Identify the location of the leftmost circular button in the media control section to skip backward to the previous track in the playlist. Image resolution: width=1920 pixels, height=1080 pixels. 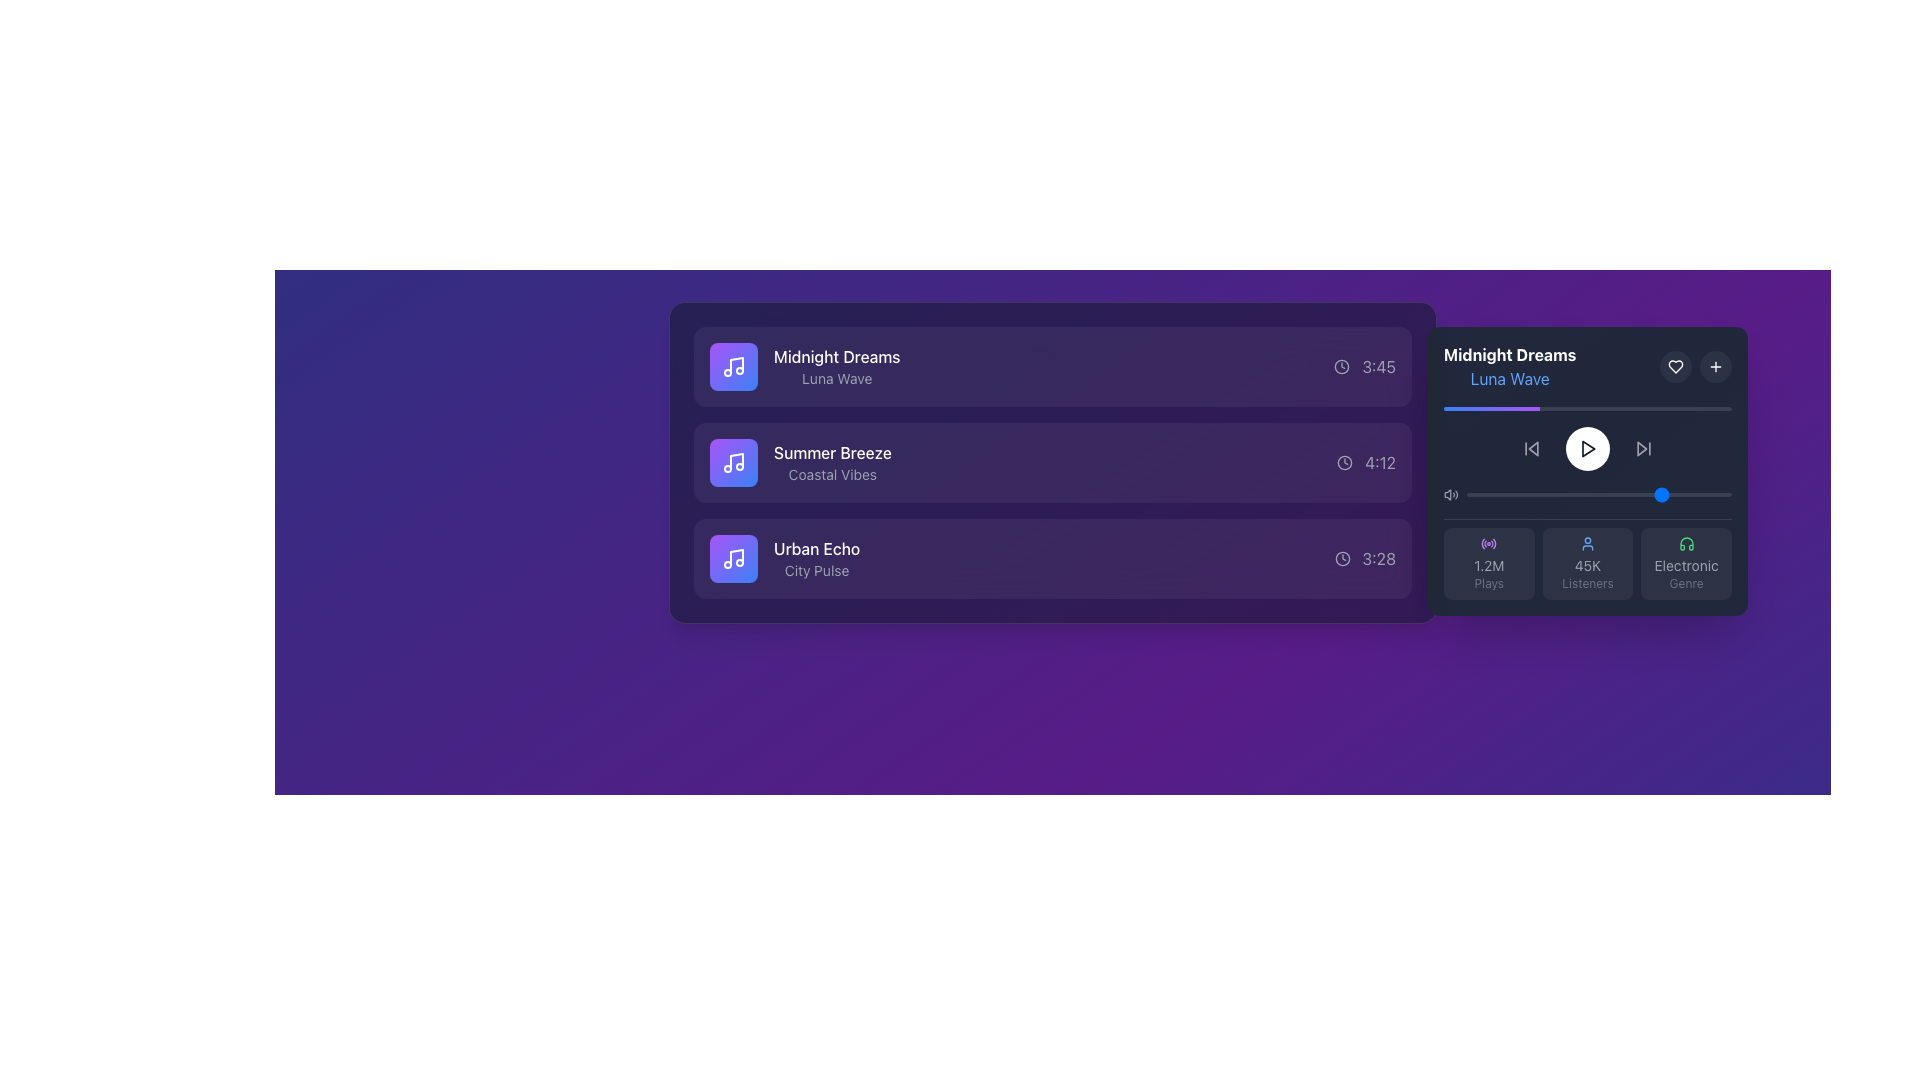
(1530, 447).